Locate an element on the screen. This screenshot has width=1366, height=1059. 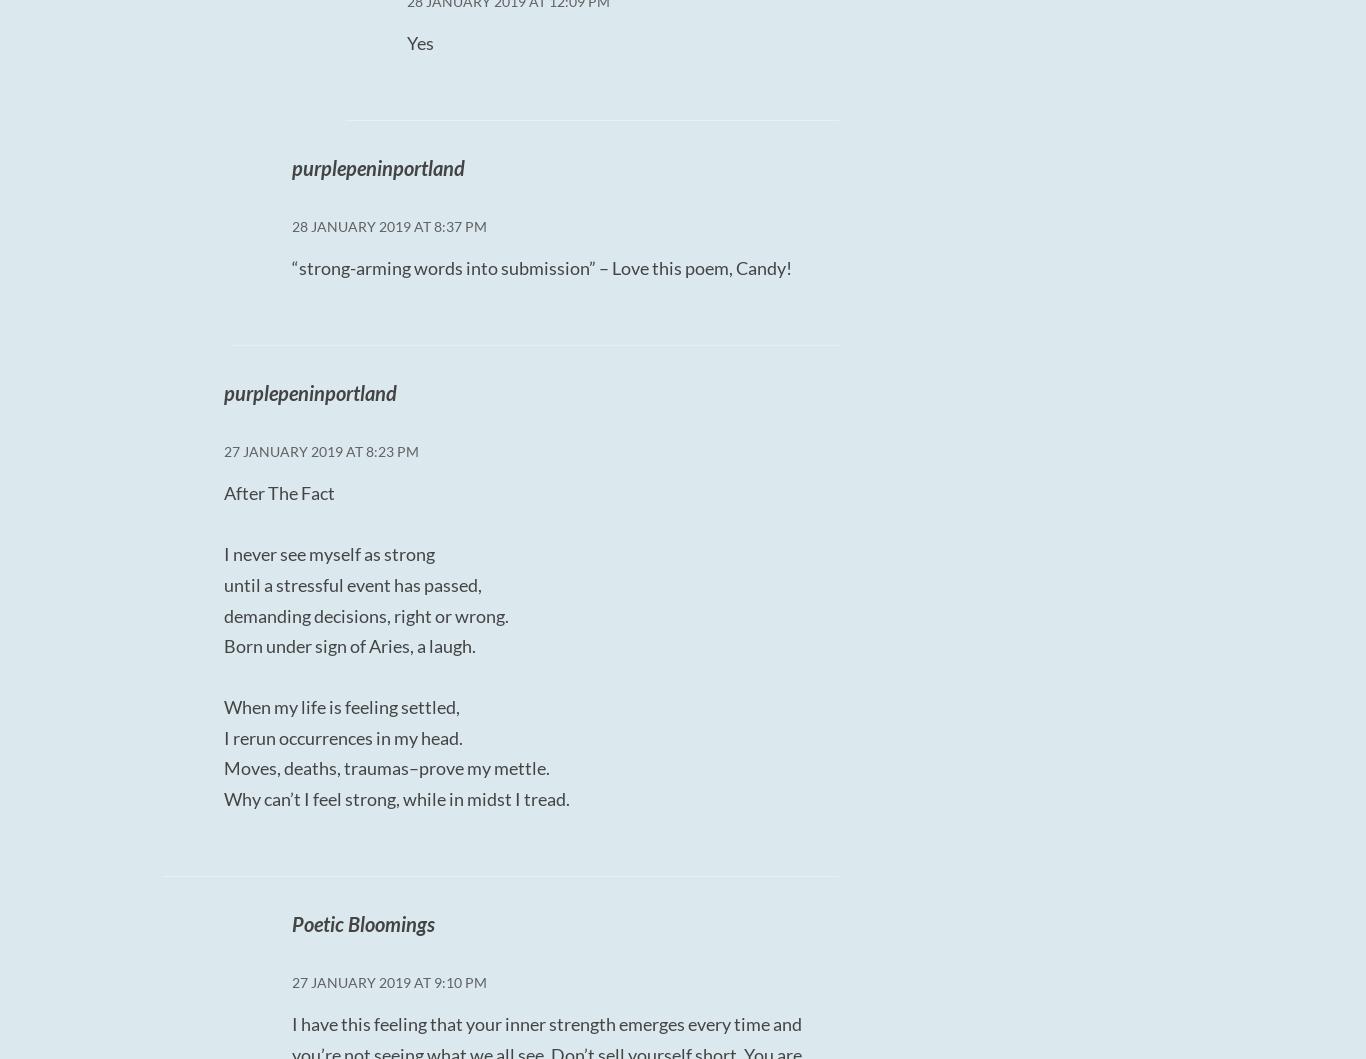
'“strong-arming words into submission”  – Love this poem, Candy!' is located at coordinates (540, 266).